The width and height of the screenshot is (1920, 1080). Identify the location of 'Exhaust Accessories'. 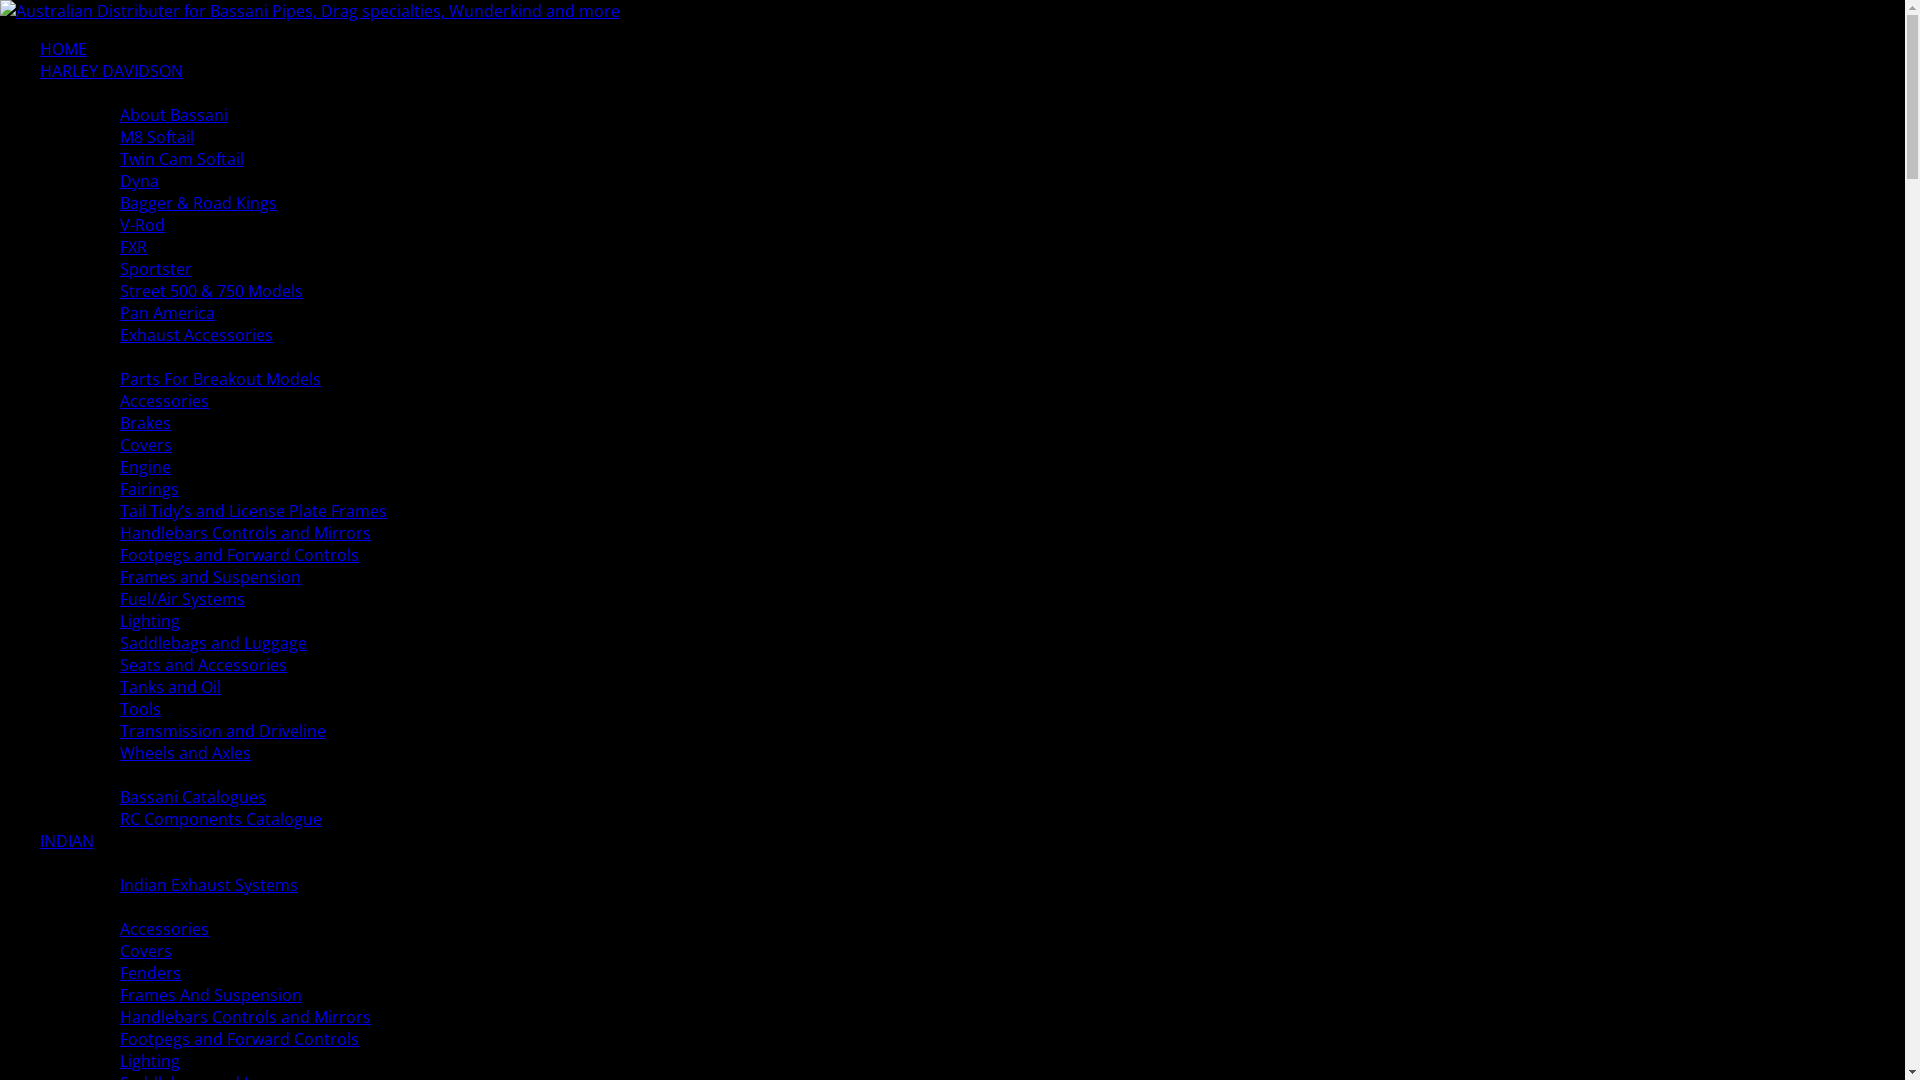
(119, 334).